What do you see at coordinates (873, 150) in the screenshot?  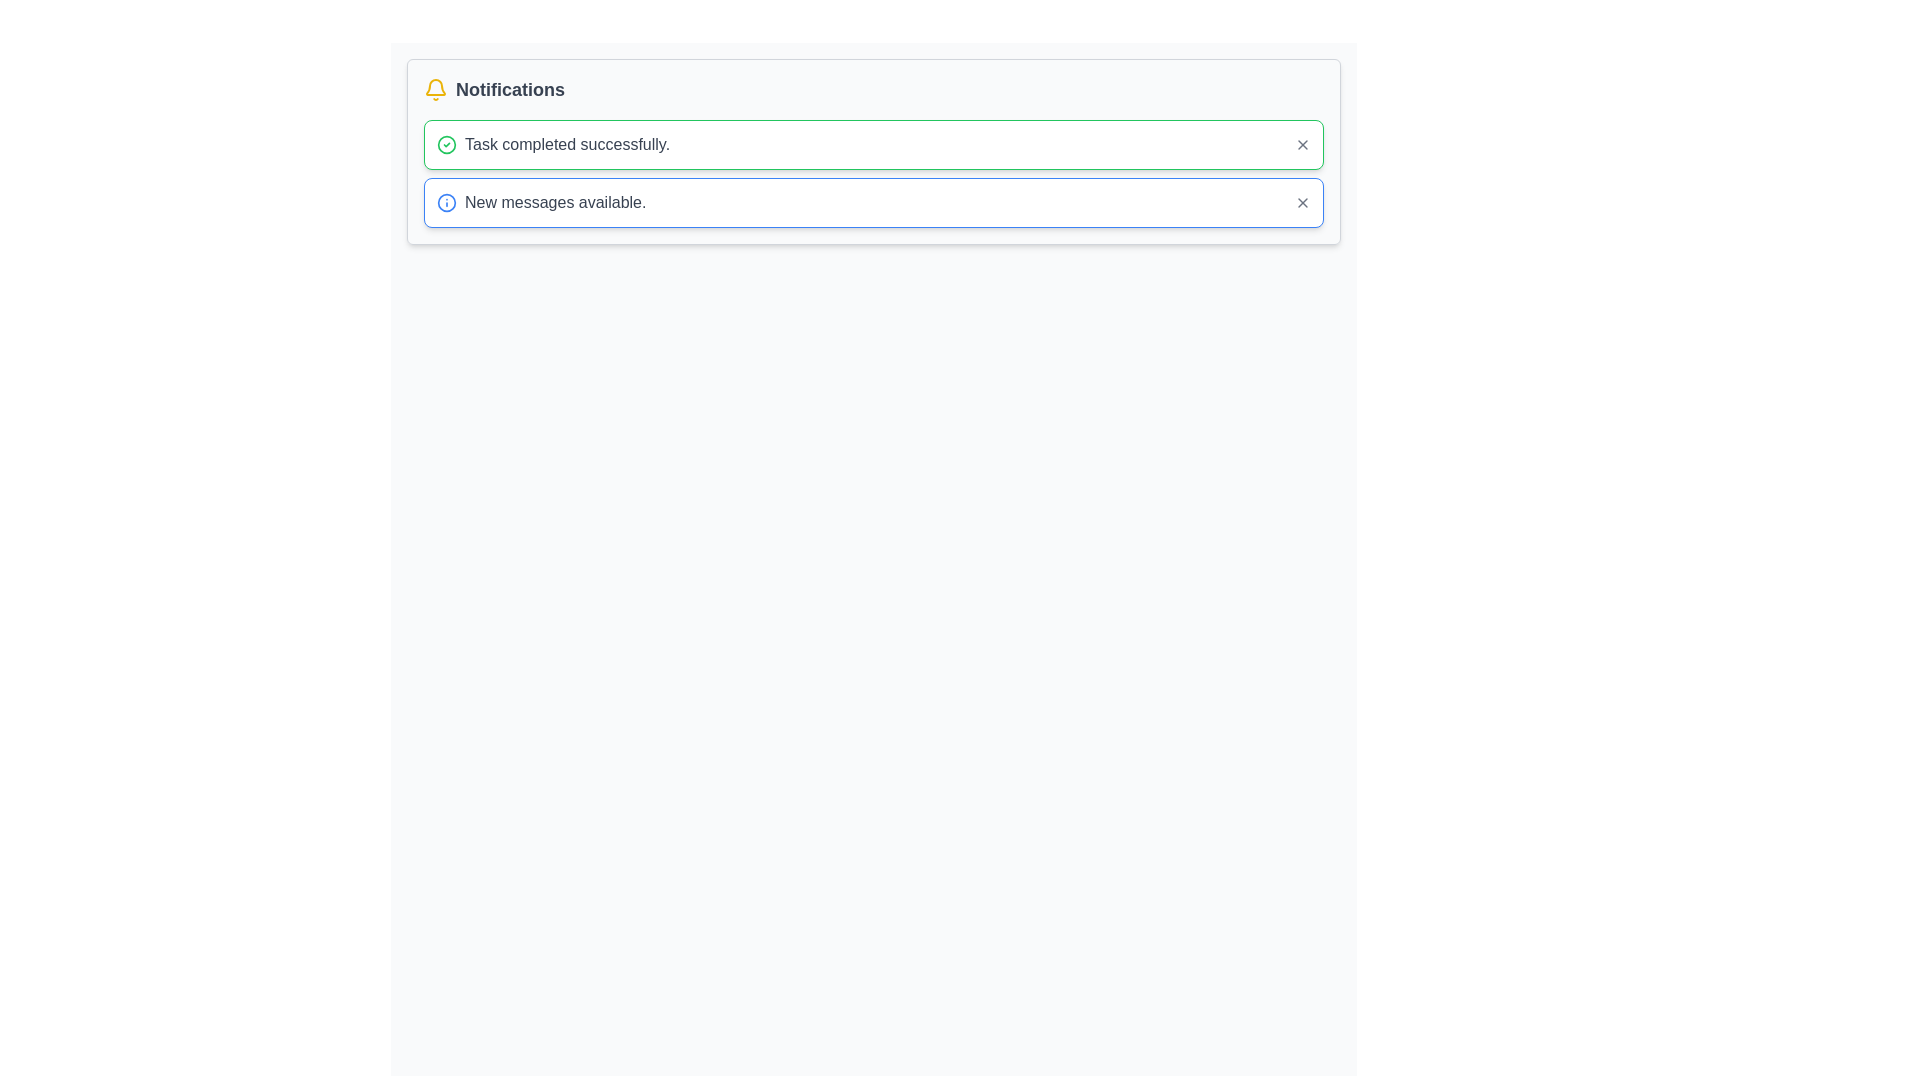 I see `the first notification card in the 'Notifications' section, which notifies the user of successfully completed tasks` at bounding box center [873, 150].